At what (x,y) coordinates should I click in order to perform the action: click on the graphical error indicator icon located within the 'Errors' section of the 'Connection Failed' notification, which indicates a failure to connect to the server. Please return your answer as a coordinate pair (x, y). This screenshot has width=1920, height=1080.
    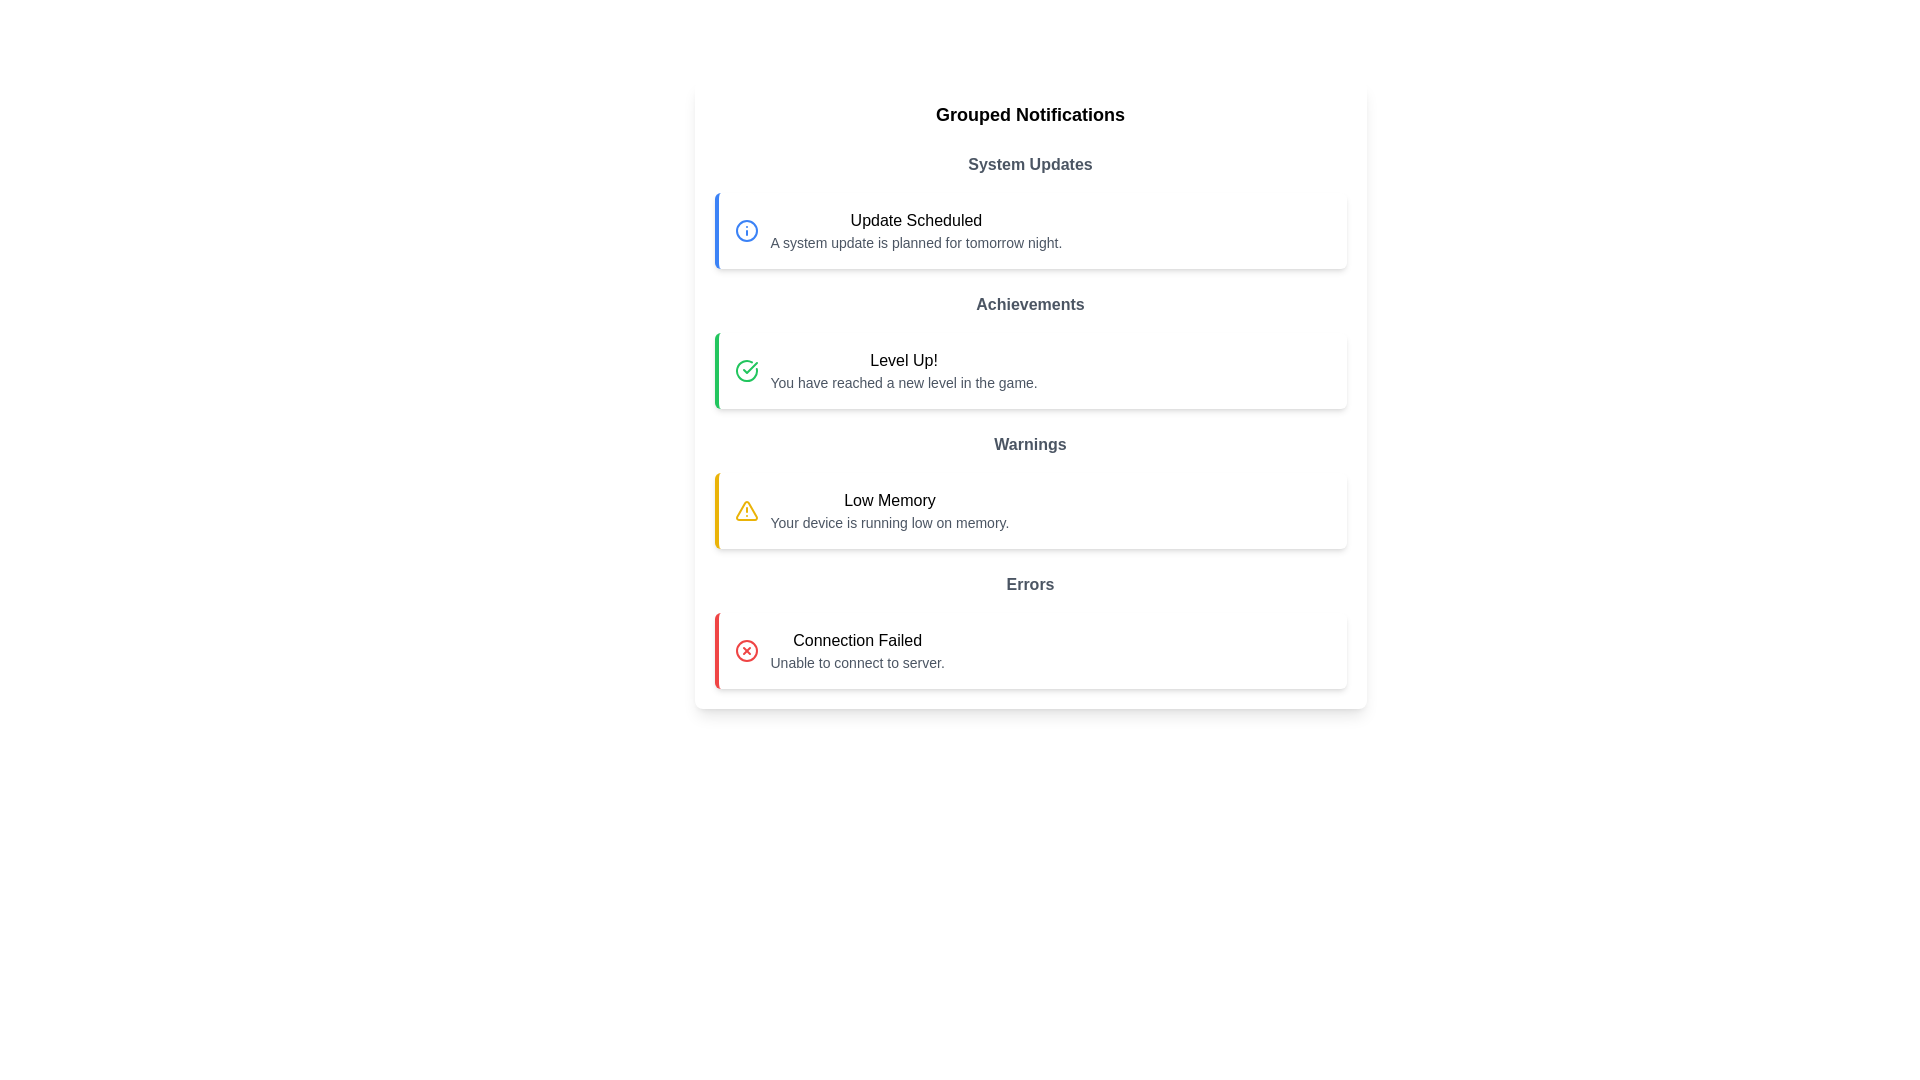
    Looking at the image, I should click on (745, 651).